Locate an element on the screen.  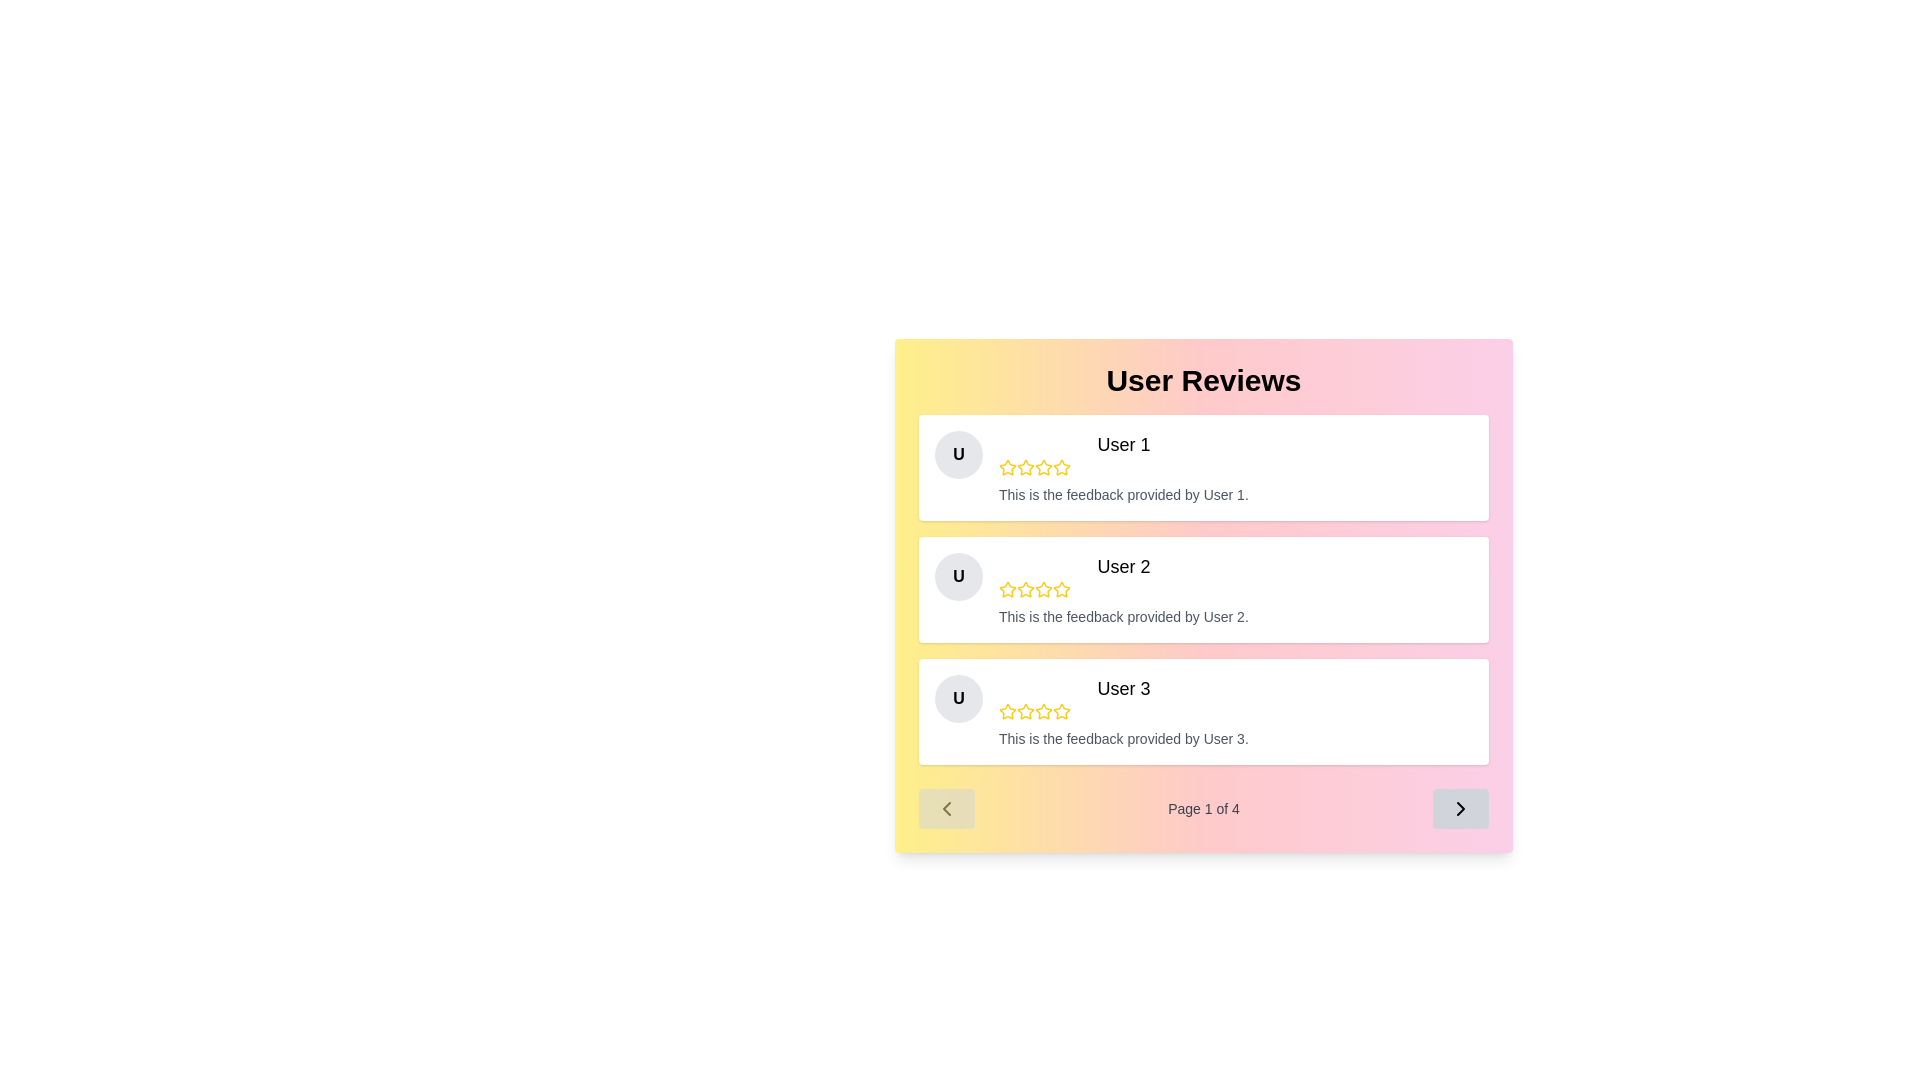
the hollow five-pointed star icon with a yellow fill and red marking located in the third position of the horizontal row of stars within the 'User 3' review card is located at coordinates (1008, 710).